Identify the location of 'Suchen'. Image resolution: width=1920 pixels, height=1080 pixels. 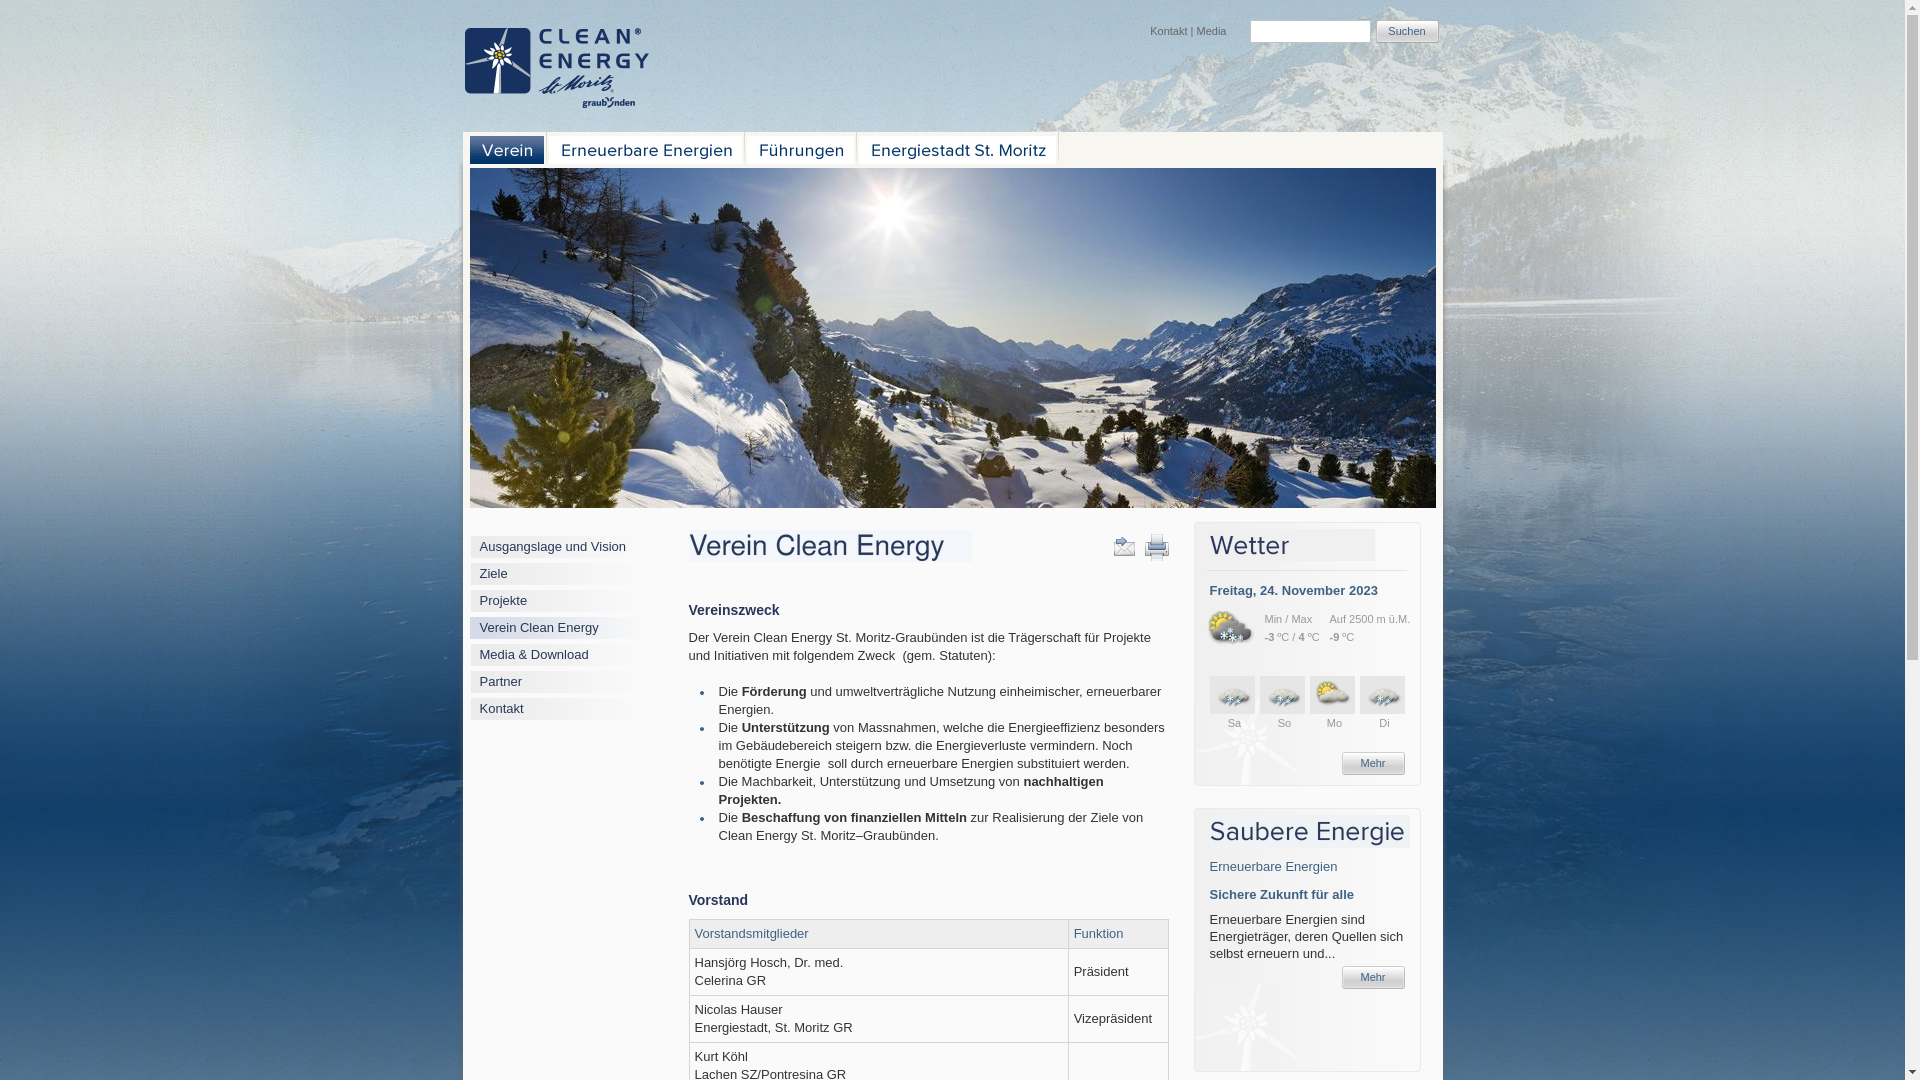
(1406, 31).